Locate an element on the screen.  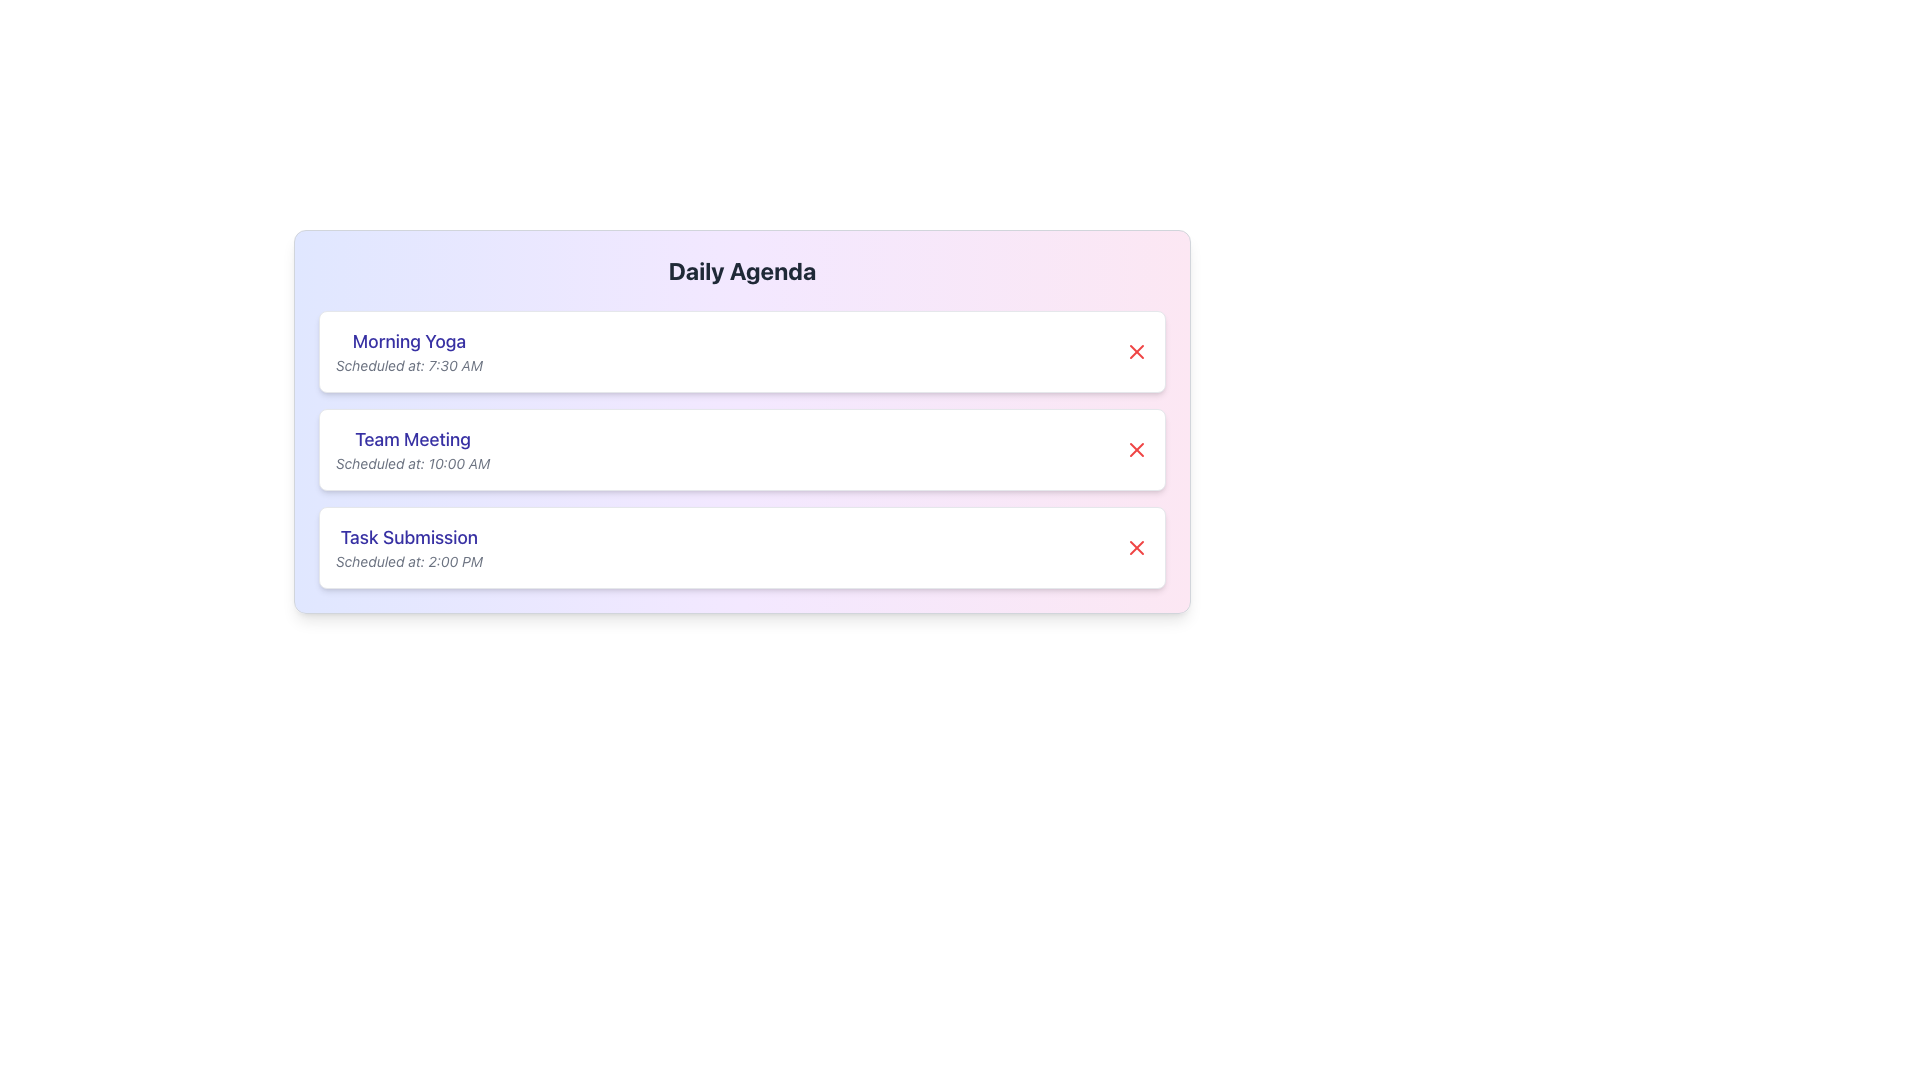
the text label styled in small italic gray font containing the text 'Scheduled at: 2:00 PM', located within the third agenda item 'Task Submission' in the 'Daily Agenda' list is located at coordinates (408, 562).